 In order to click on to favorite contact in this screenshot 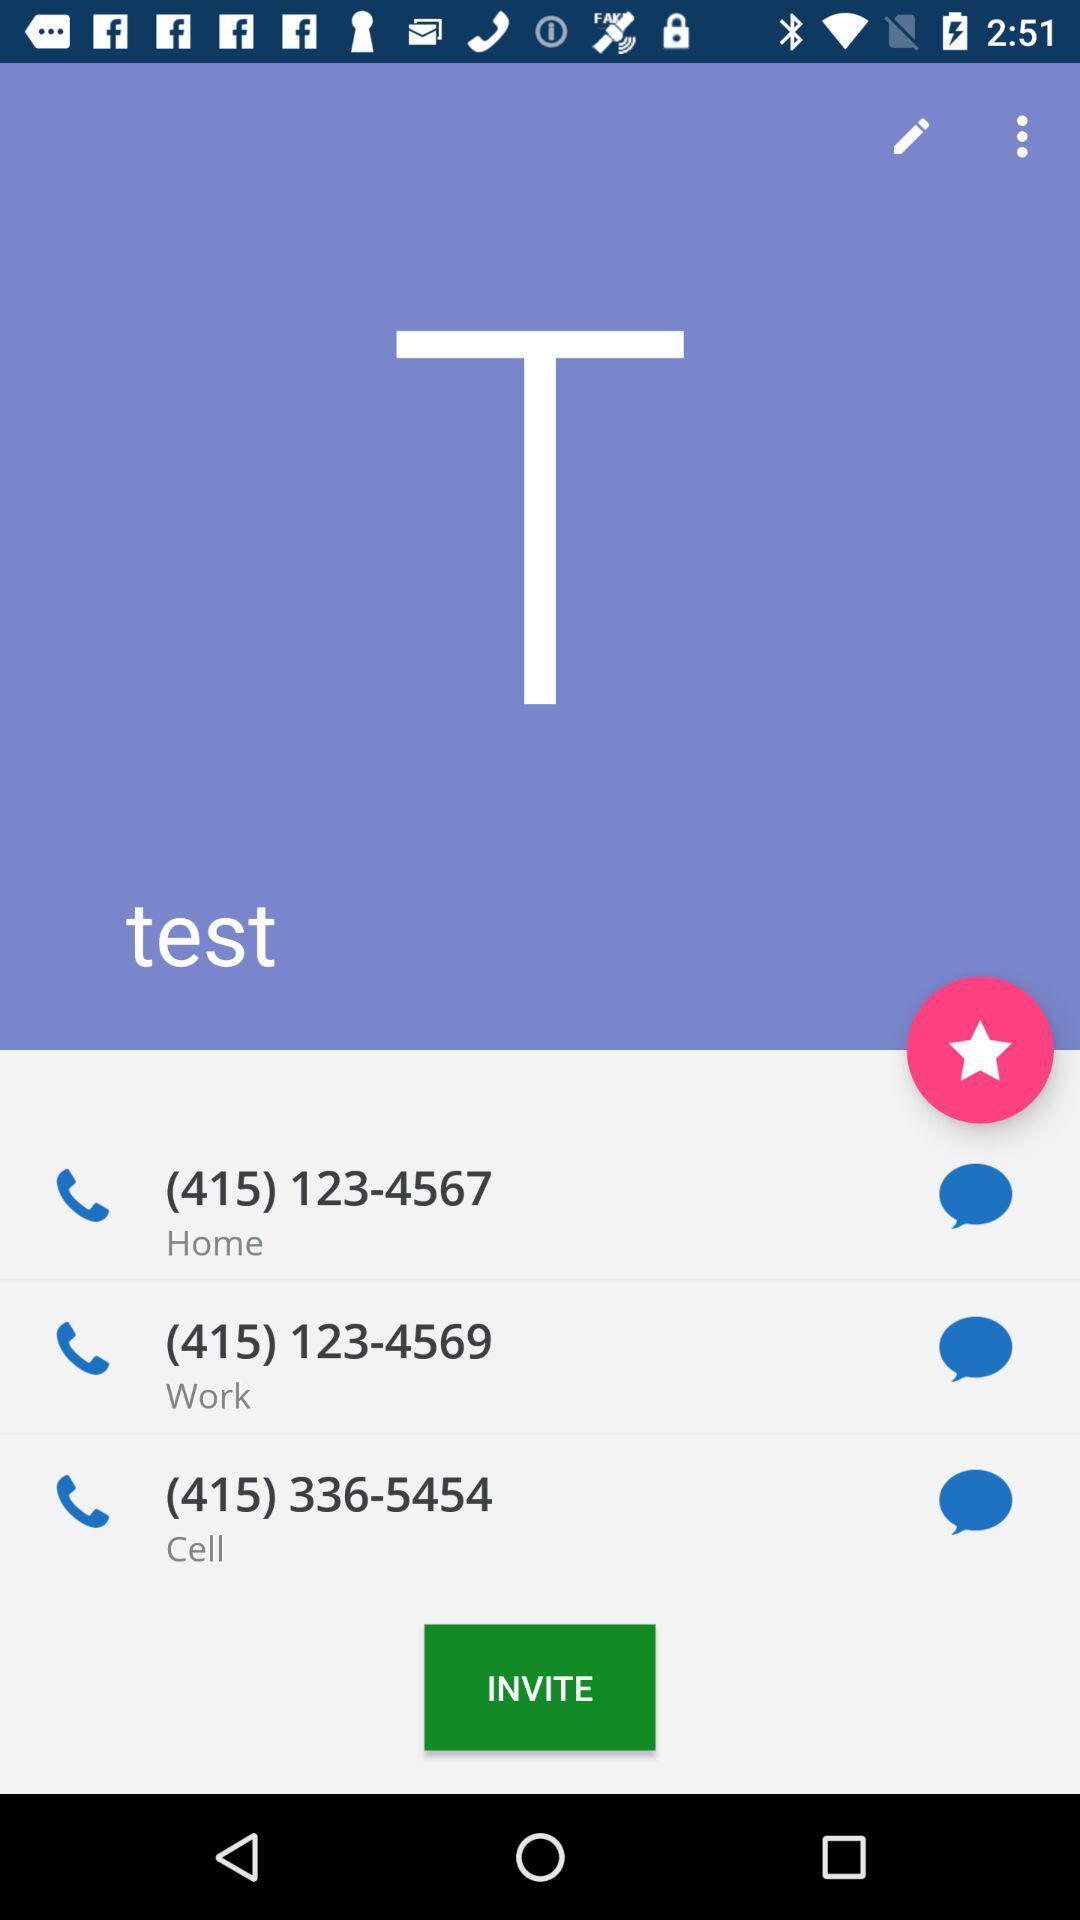, I will do `click(979, 1049)`.